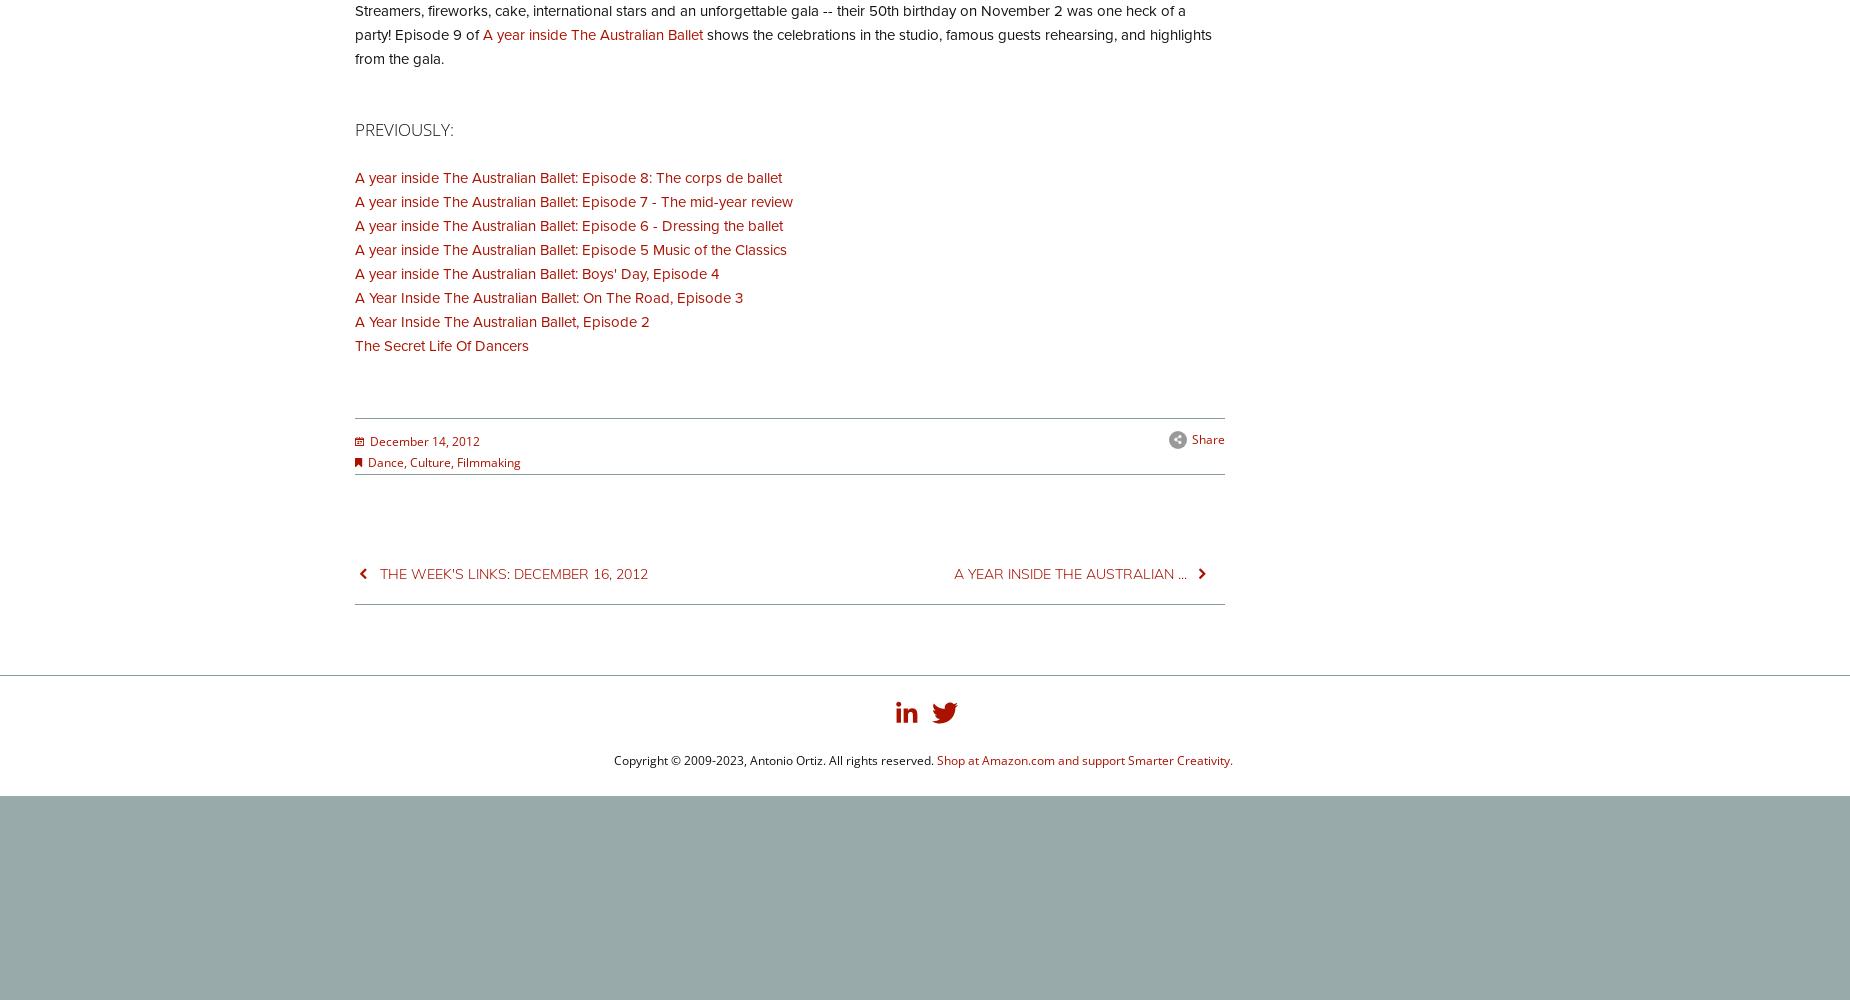  I want to click on 'A year inside The Australian Ballet: Episode 6 - Dressing the ballet', so click(569, 224).